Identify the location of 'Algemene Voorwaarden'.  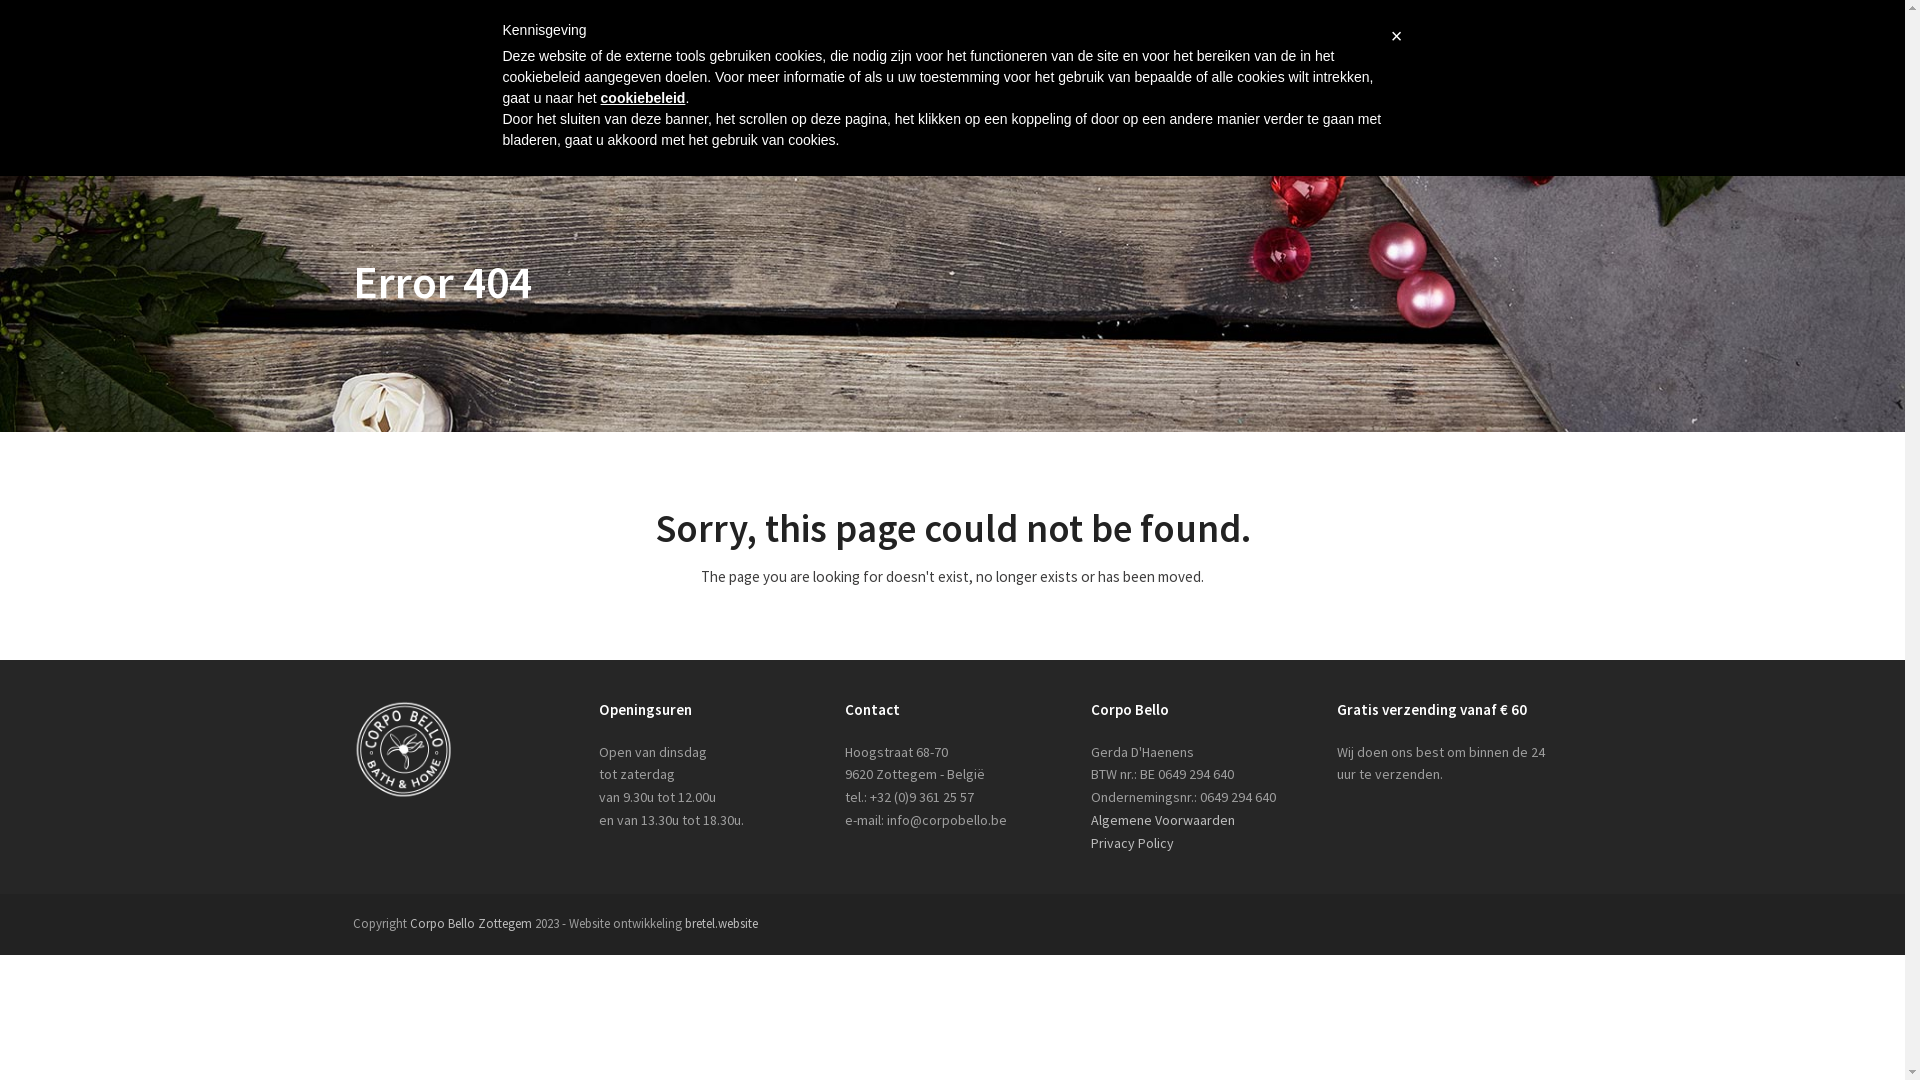
(1161, 820).